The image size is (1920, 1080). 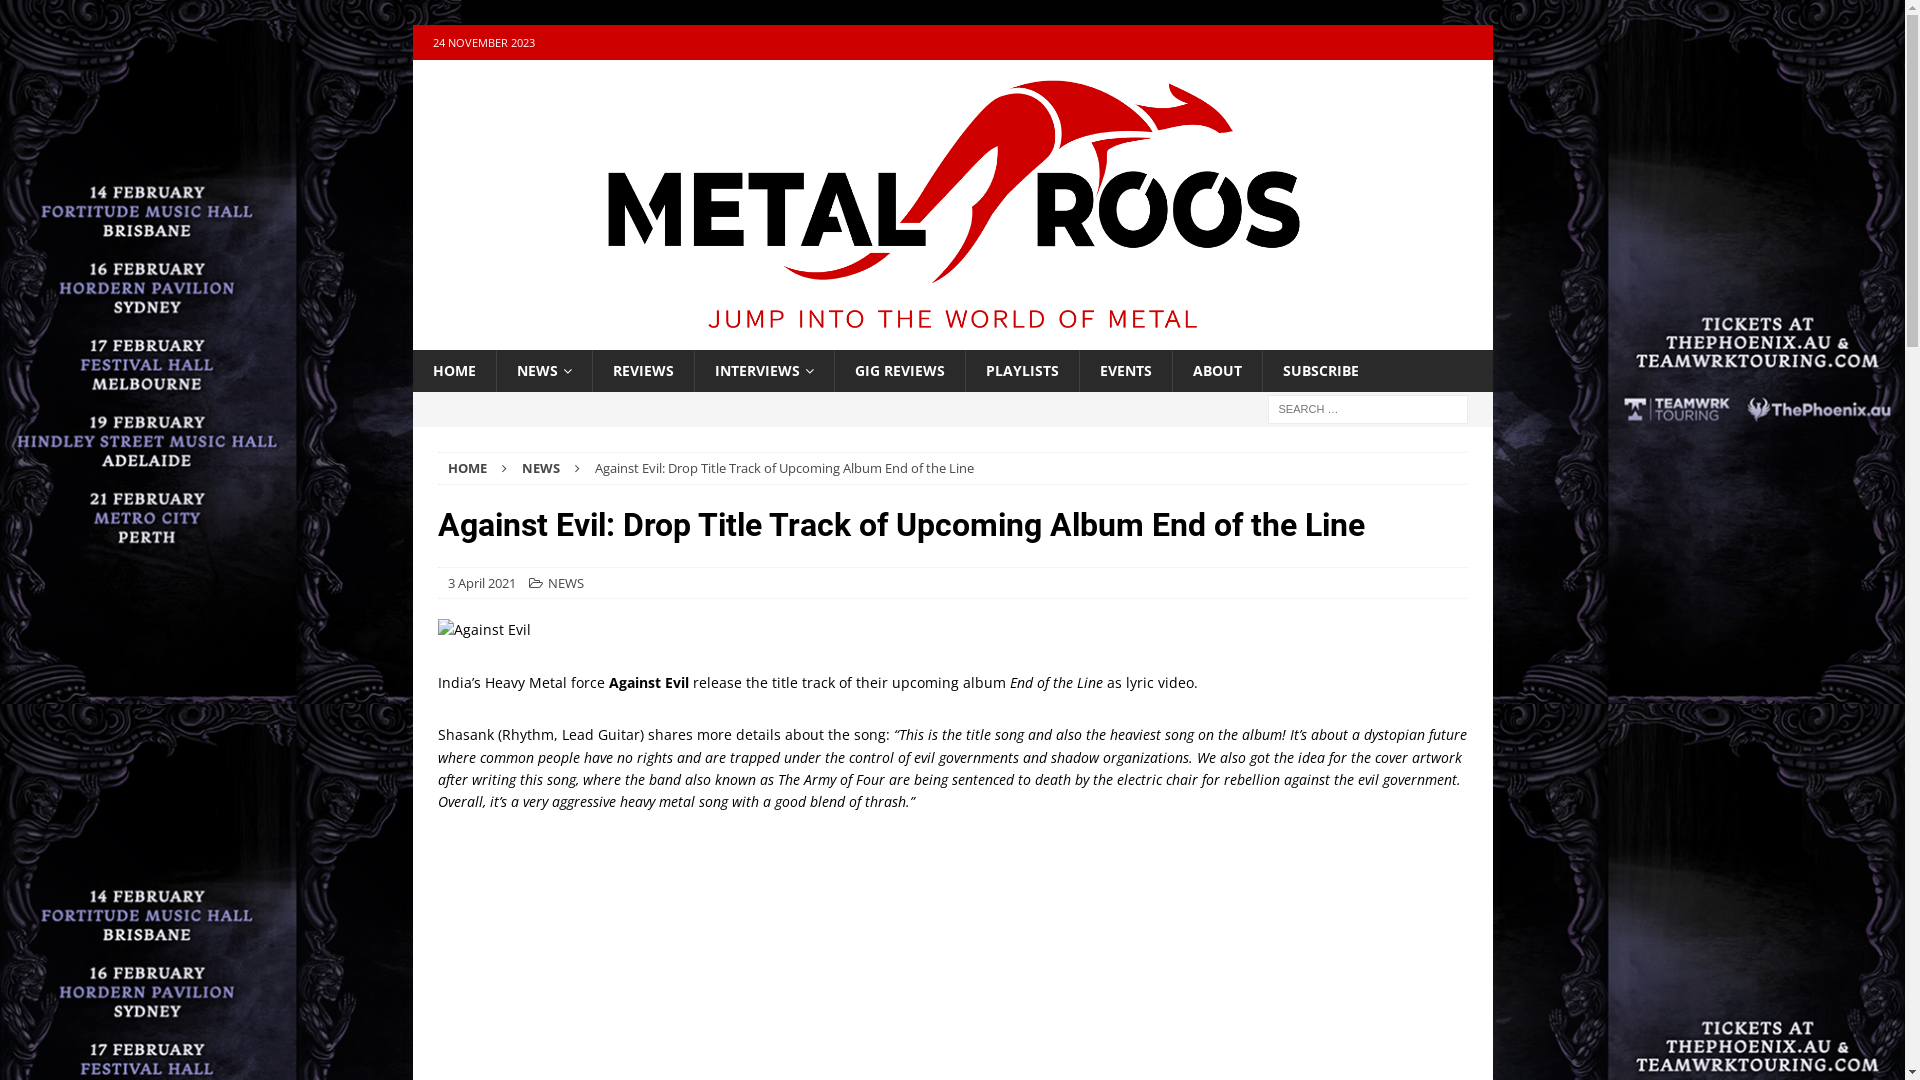 What do you see at coordinates (466, 467) in the screenshot?
I see `'HOME'` at bounding box center [466, 467].